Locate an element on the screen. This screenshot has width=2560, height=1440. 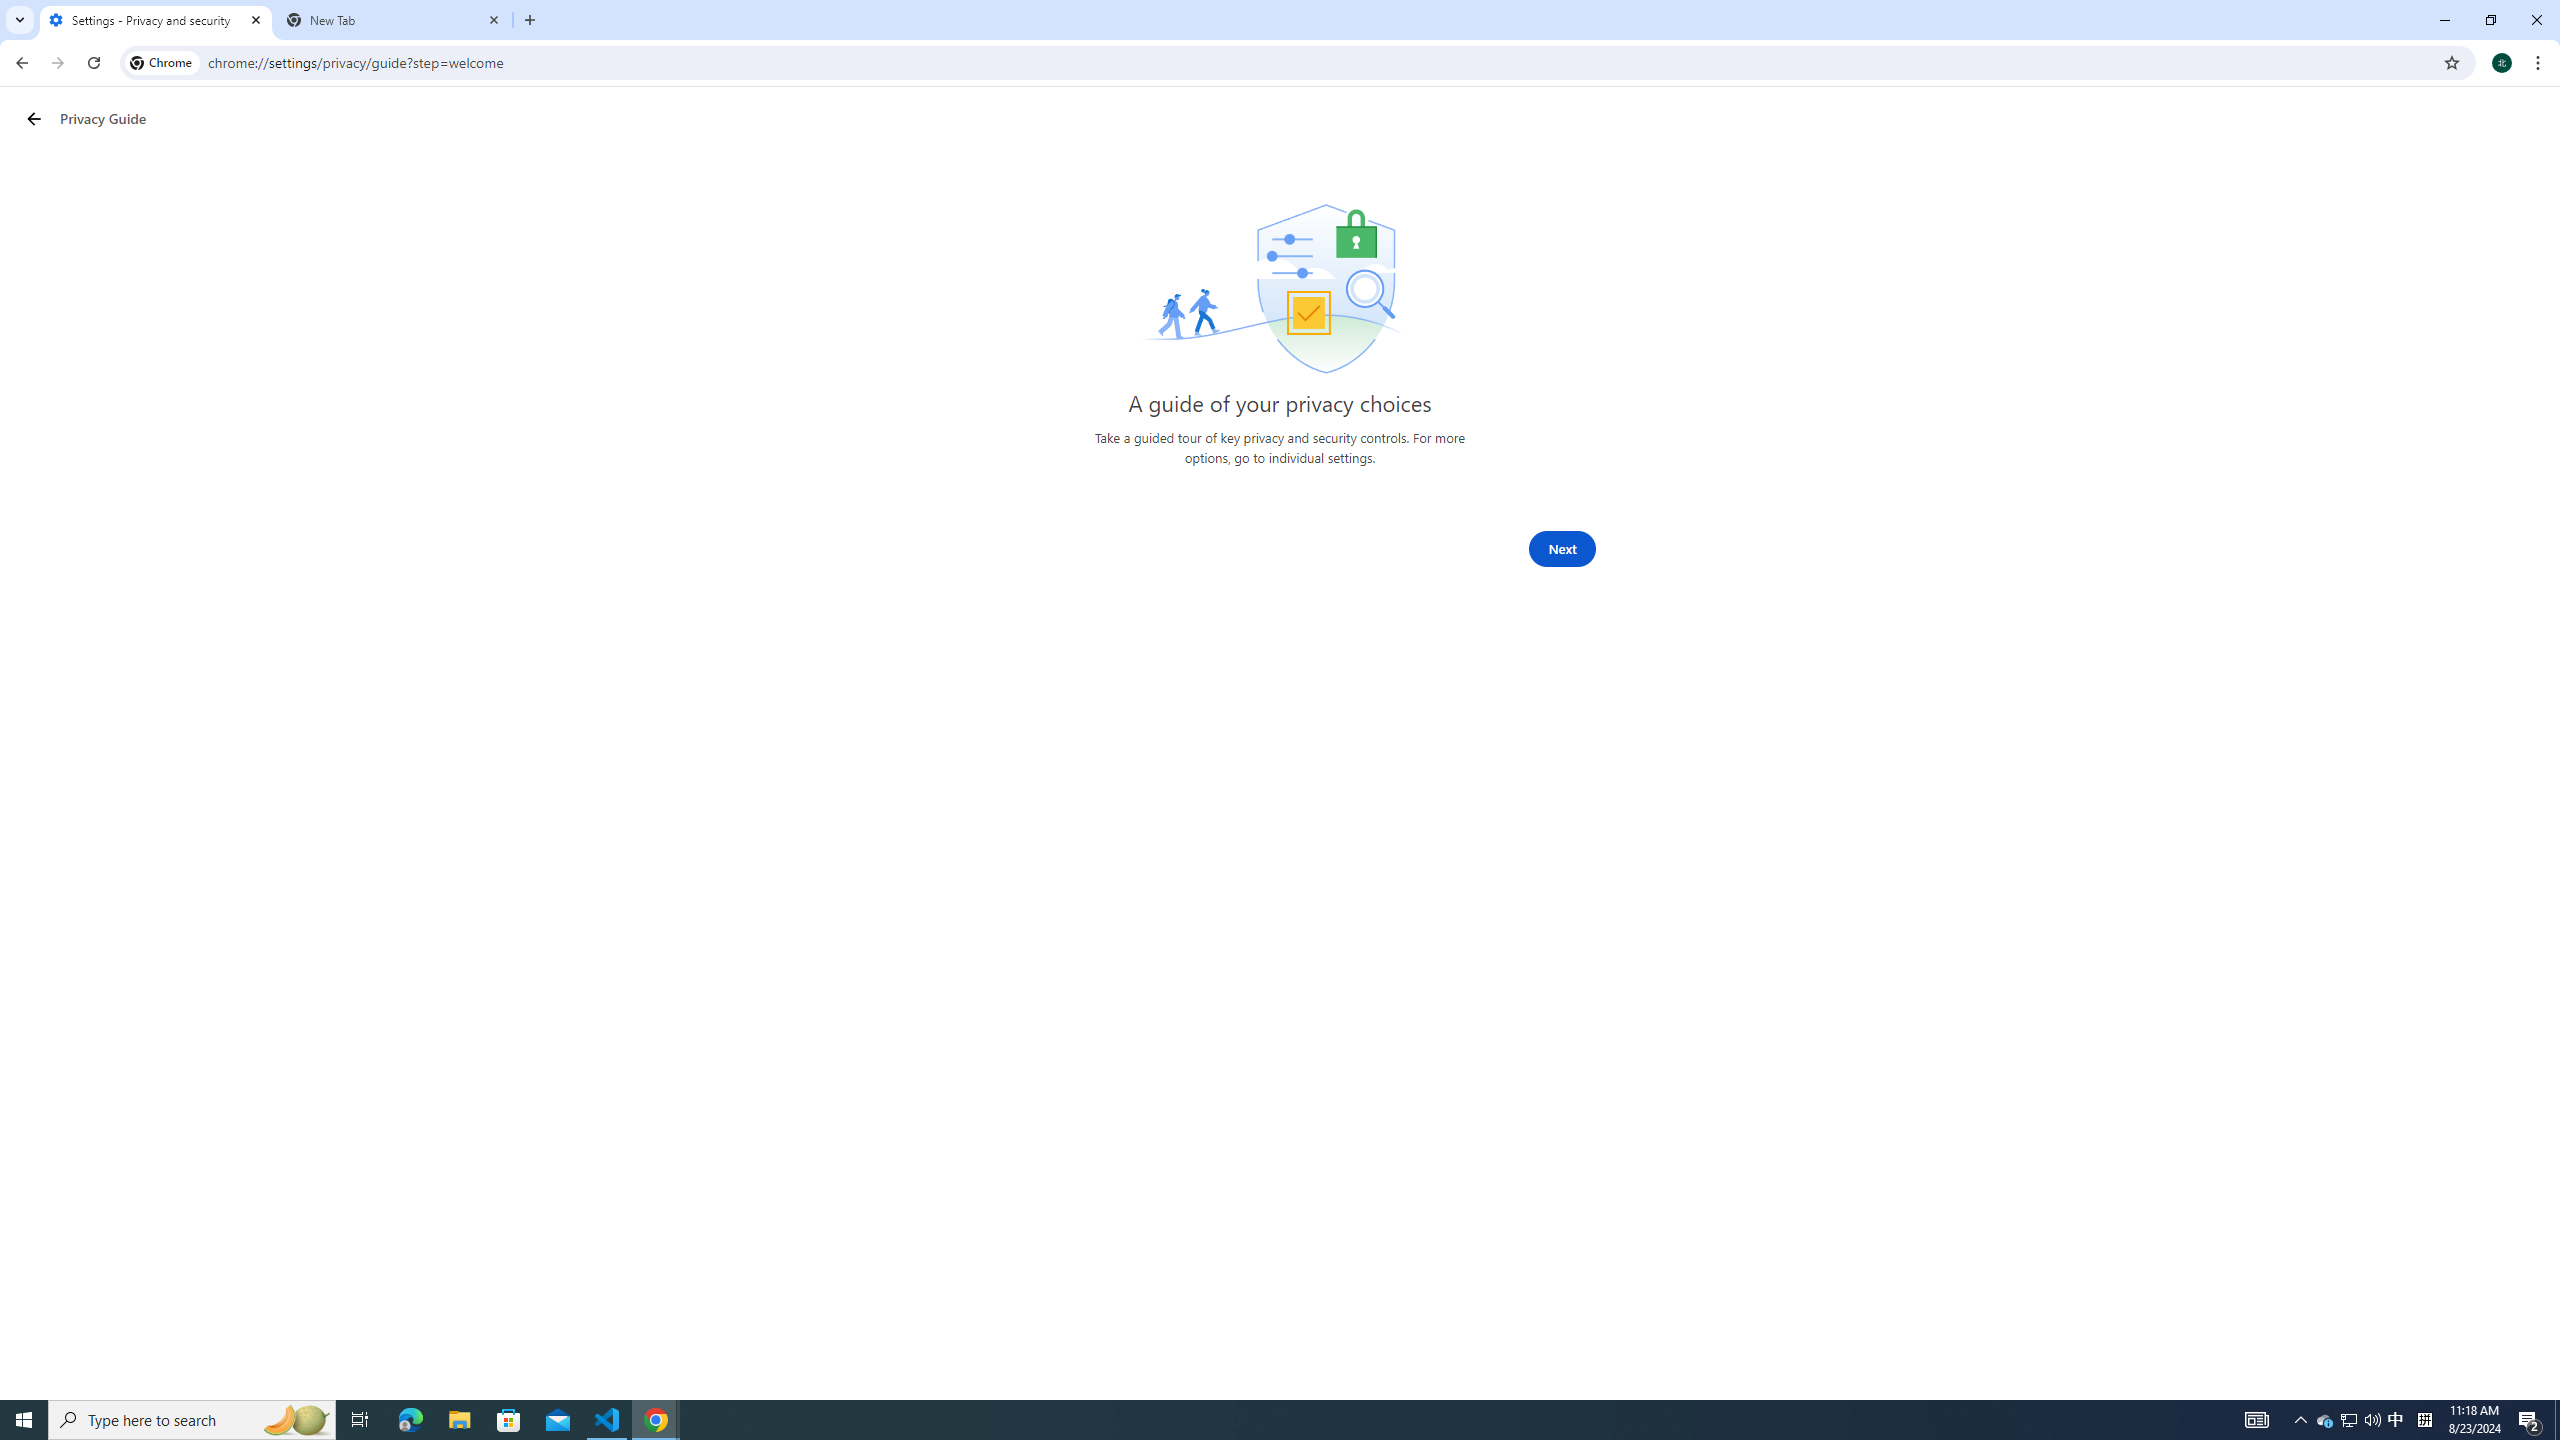
'Privacy Guide back button' is located at coordinates (33, 118).